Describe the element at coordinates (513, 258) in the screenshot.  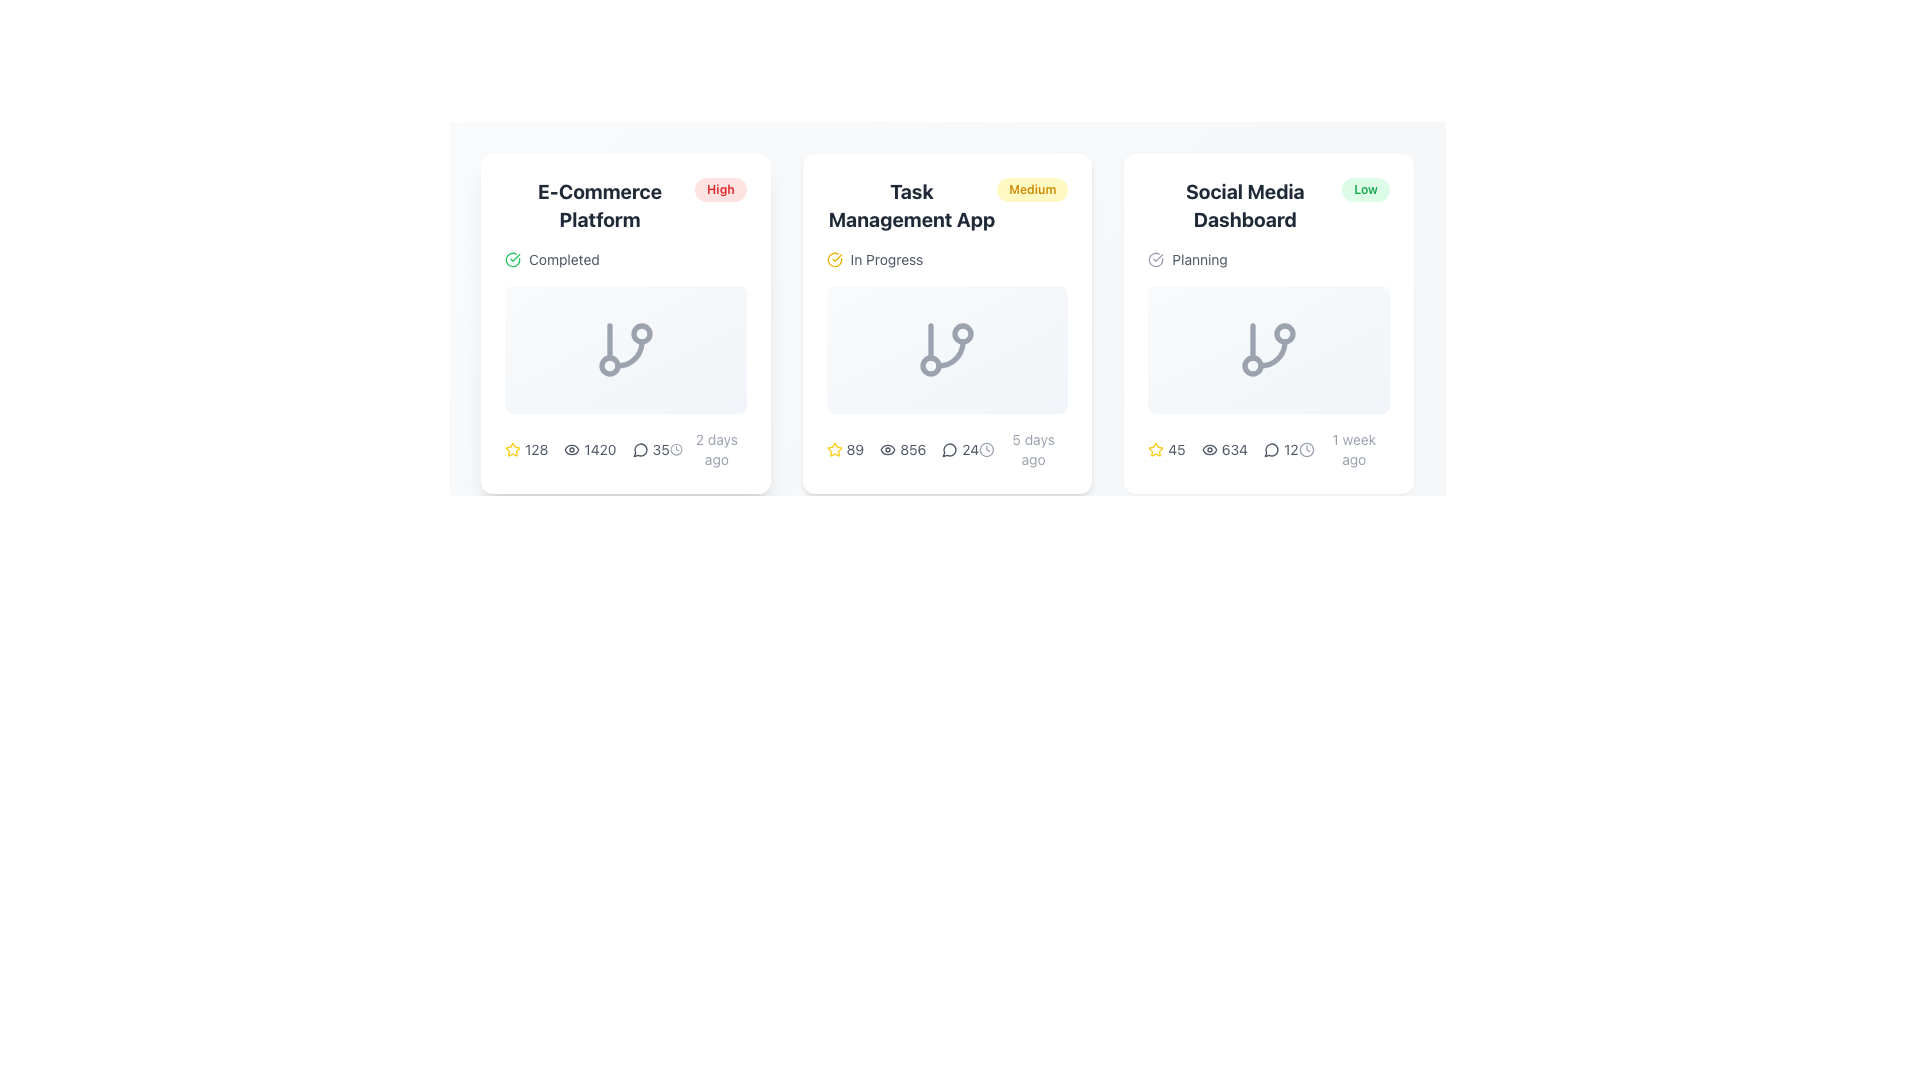
I see `the 'Completed' status checkmark icon located left of the 'Completed' text within the E-Commerce Platform card` at that location.